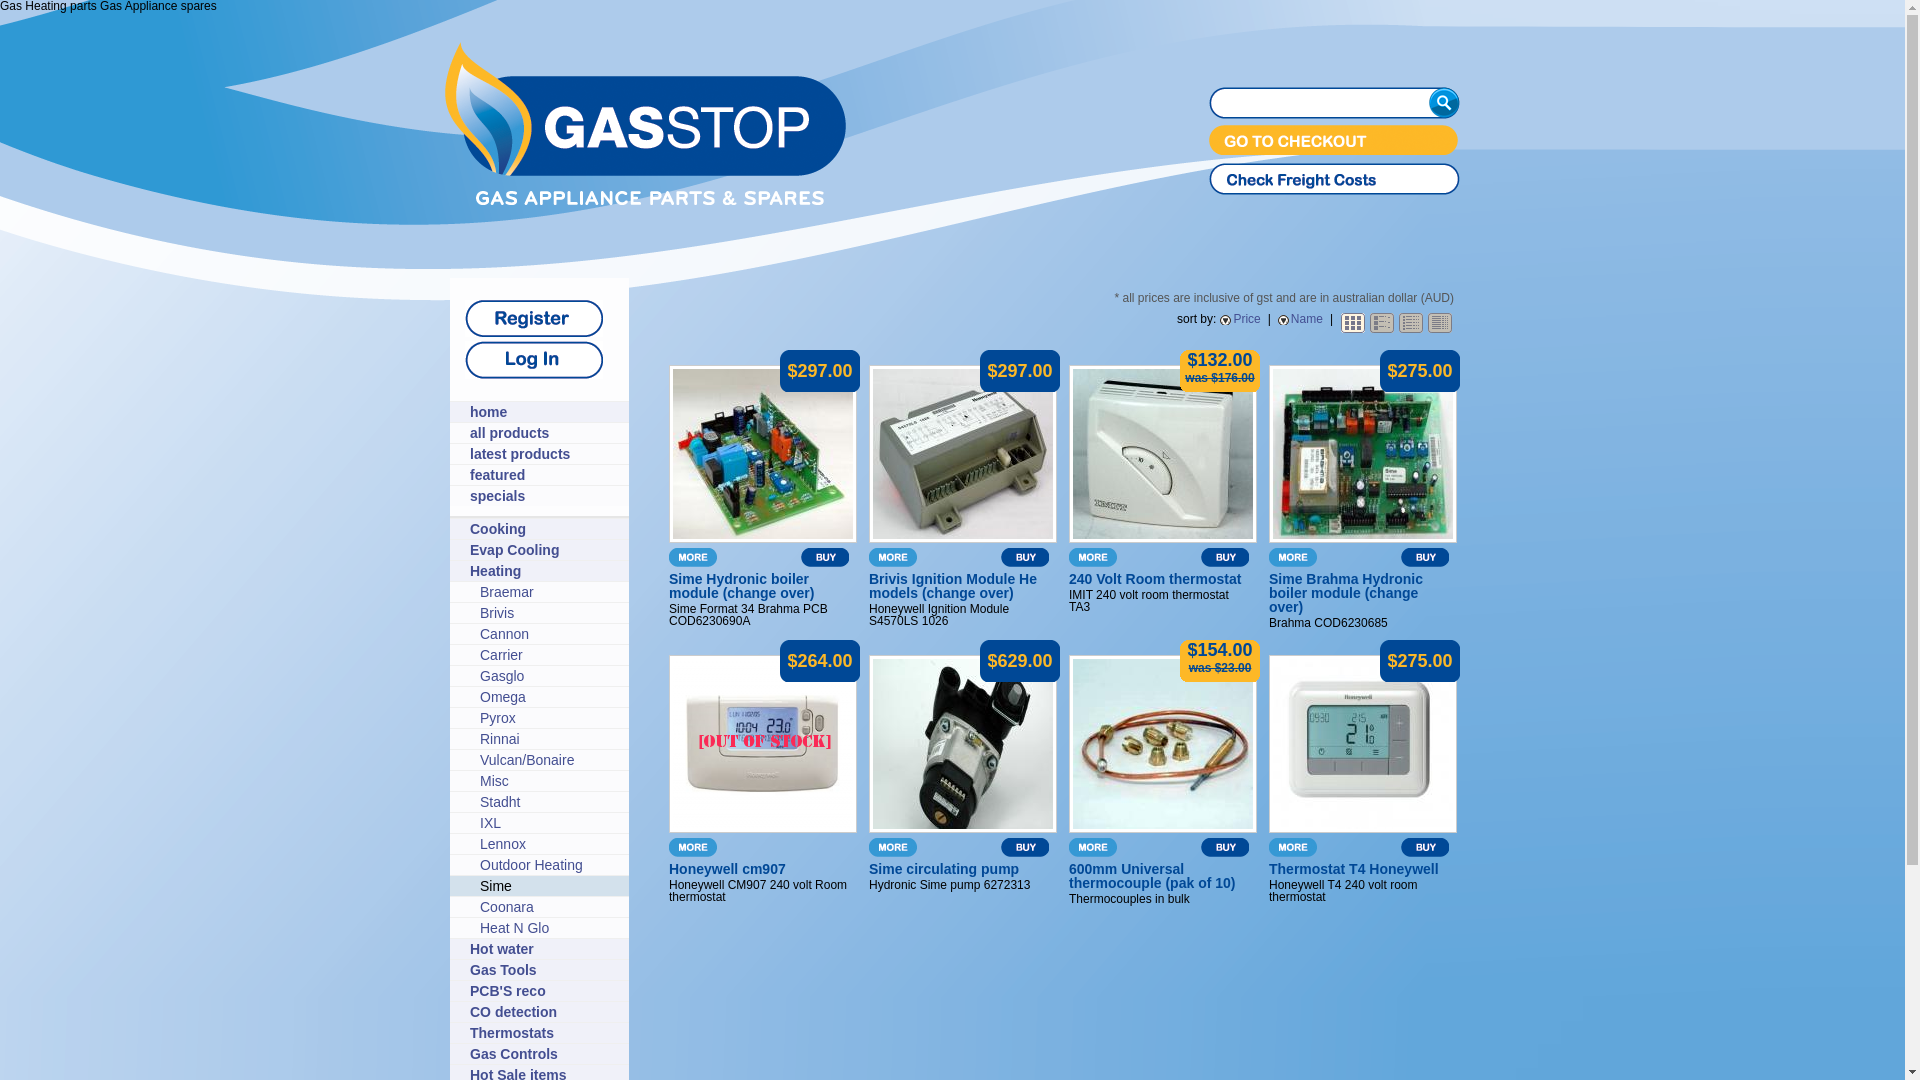 The height and width of the screenshot is (1080, 1920). What do you see at coordinates (549, 822) in the screenshot?
I see `'IXL'` at bounding box center [549, 822].